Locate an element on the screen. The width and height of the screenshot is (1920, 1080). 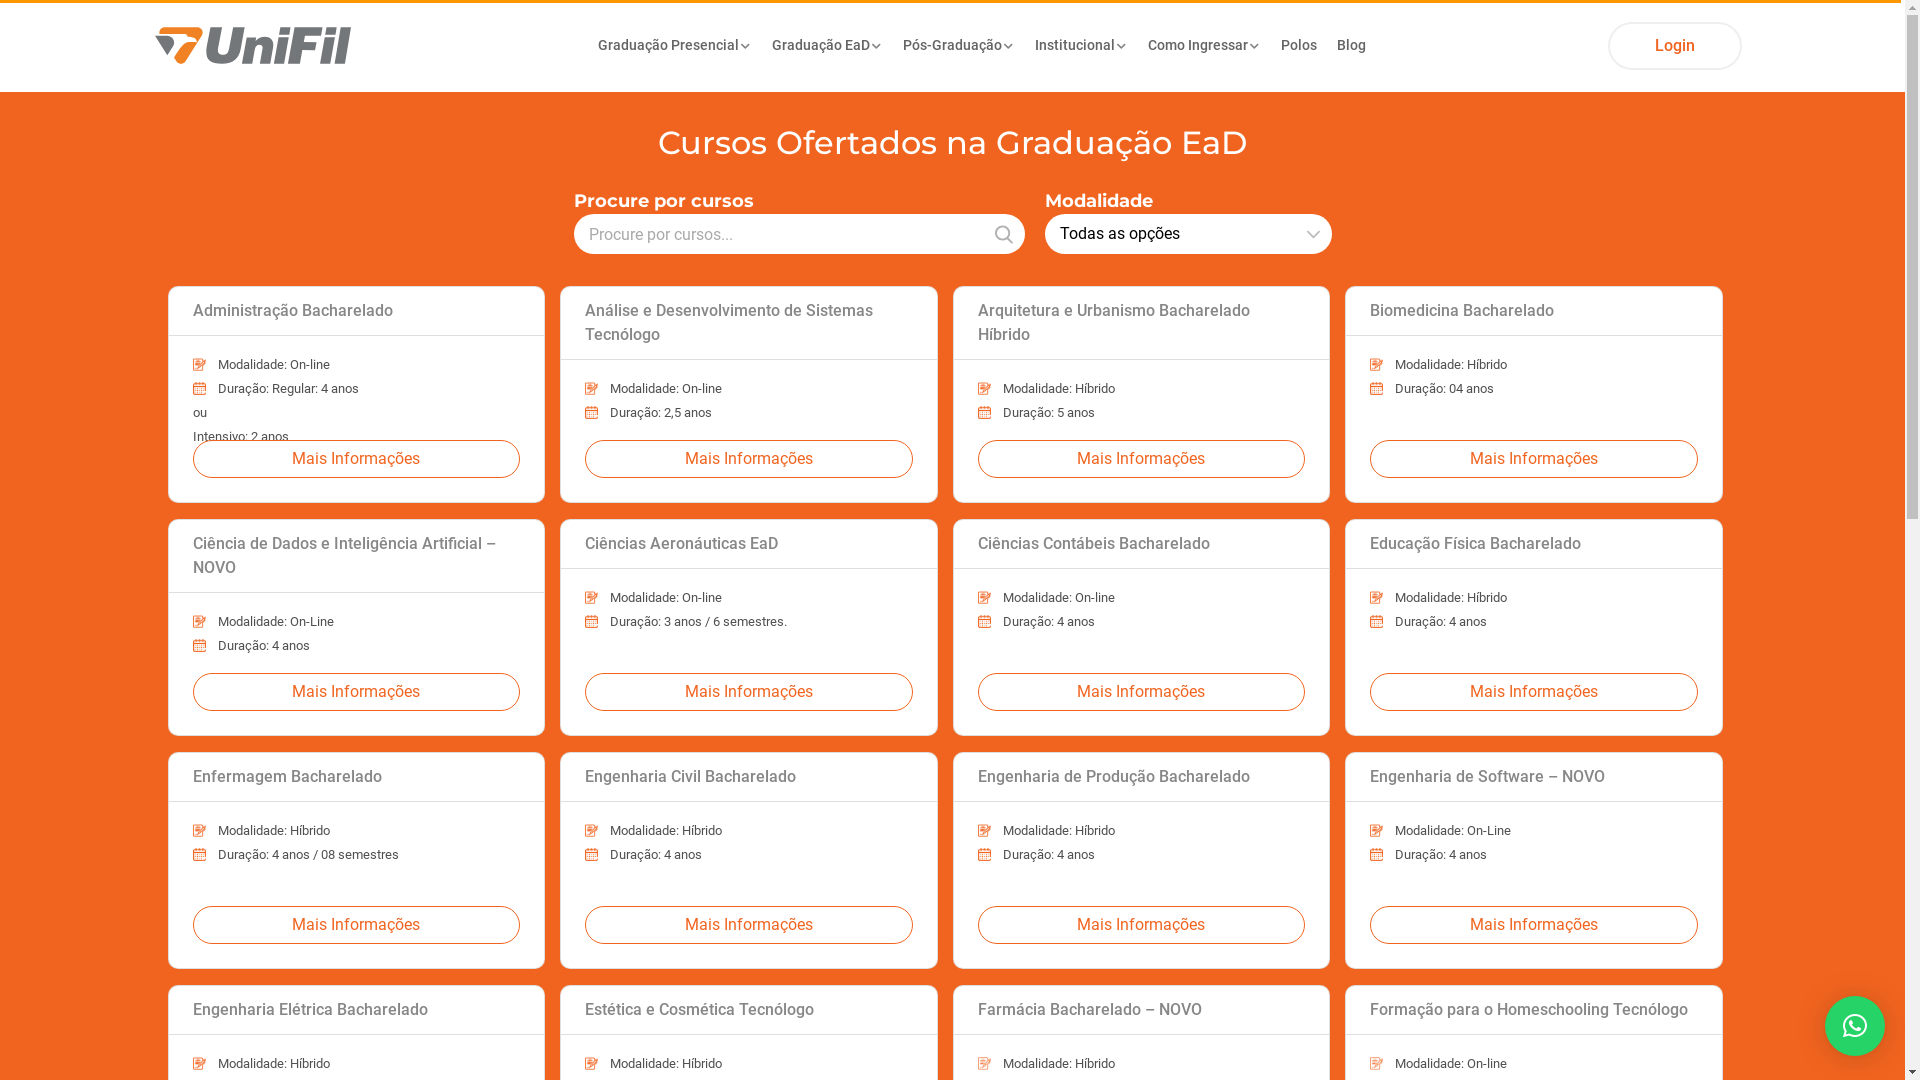
'Biomedicina Bacharelado' is located at coordinates (1533, 311).